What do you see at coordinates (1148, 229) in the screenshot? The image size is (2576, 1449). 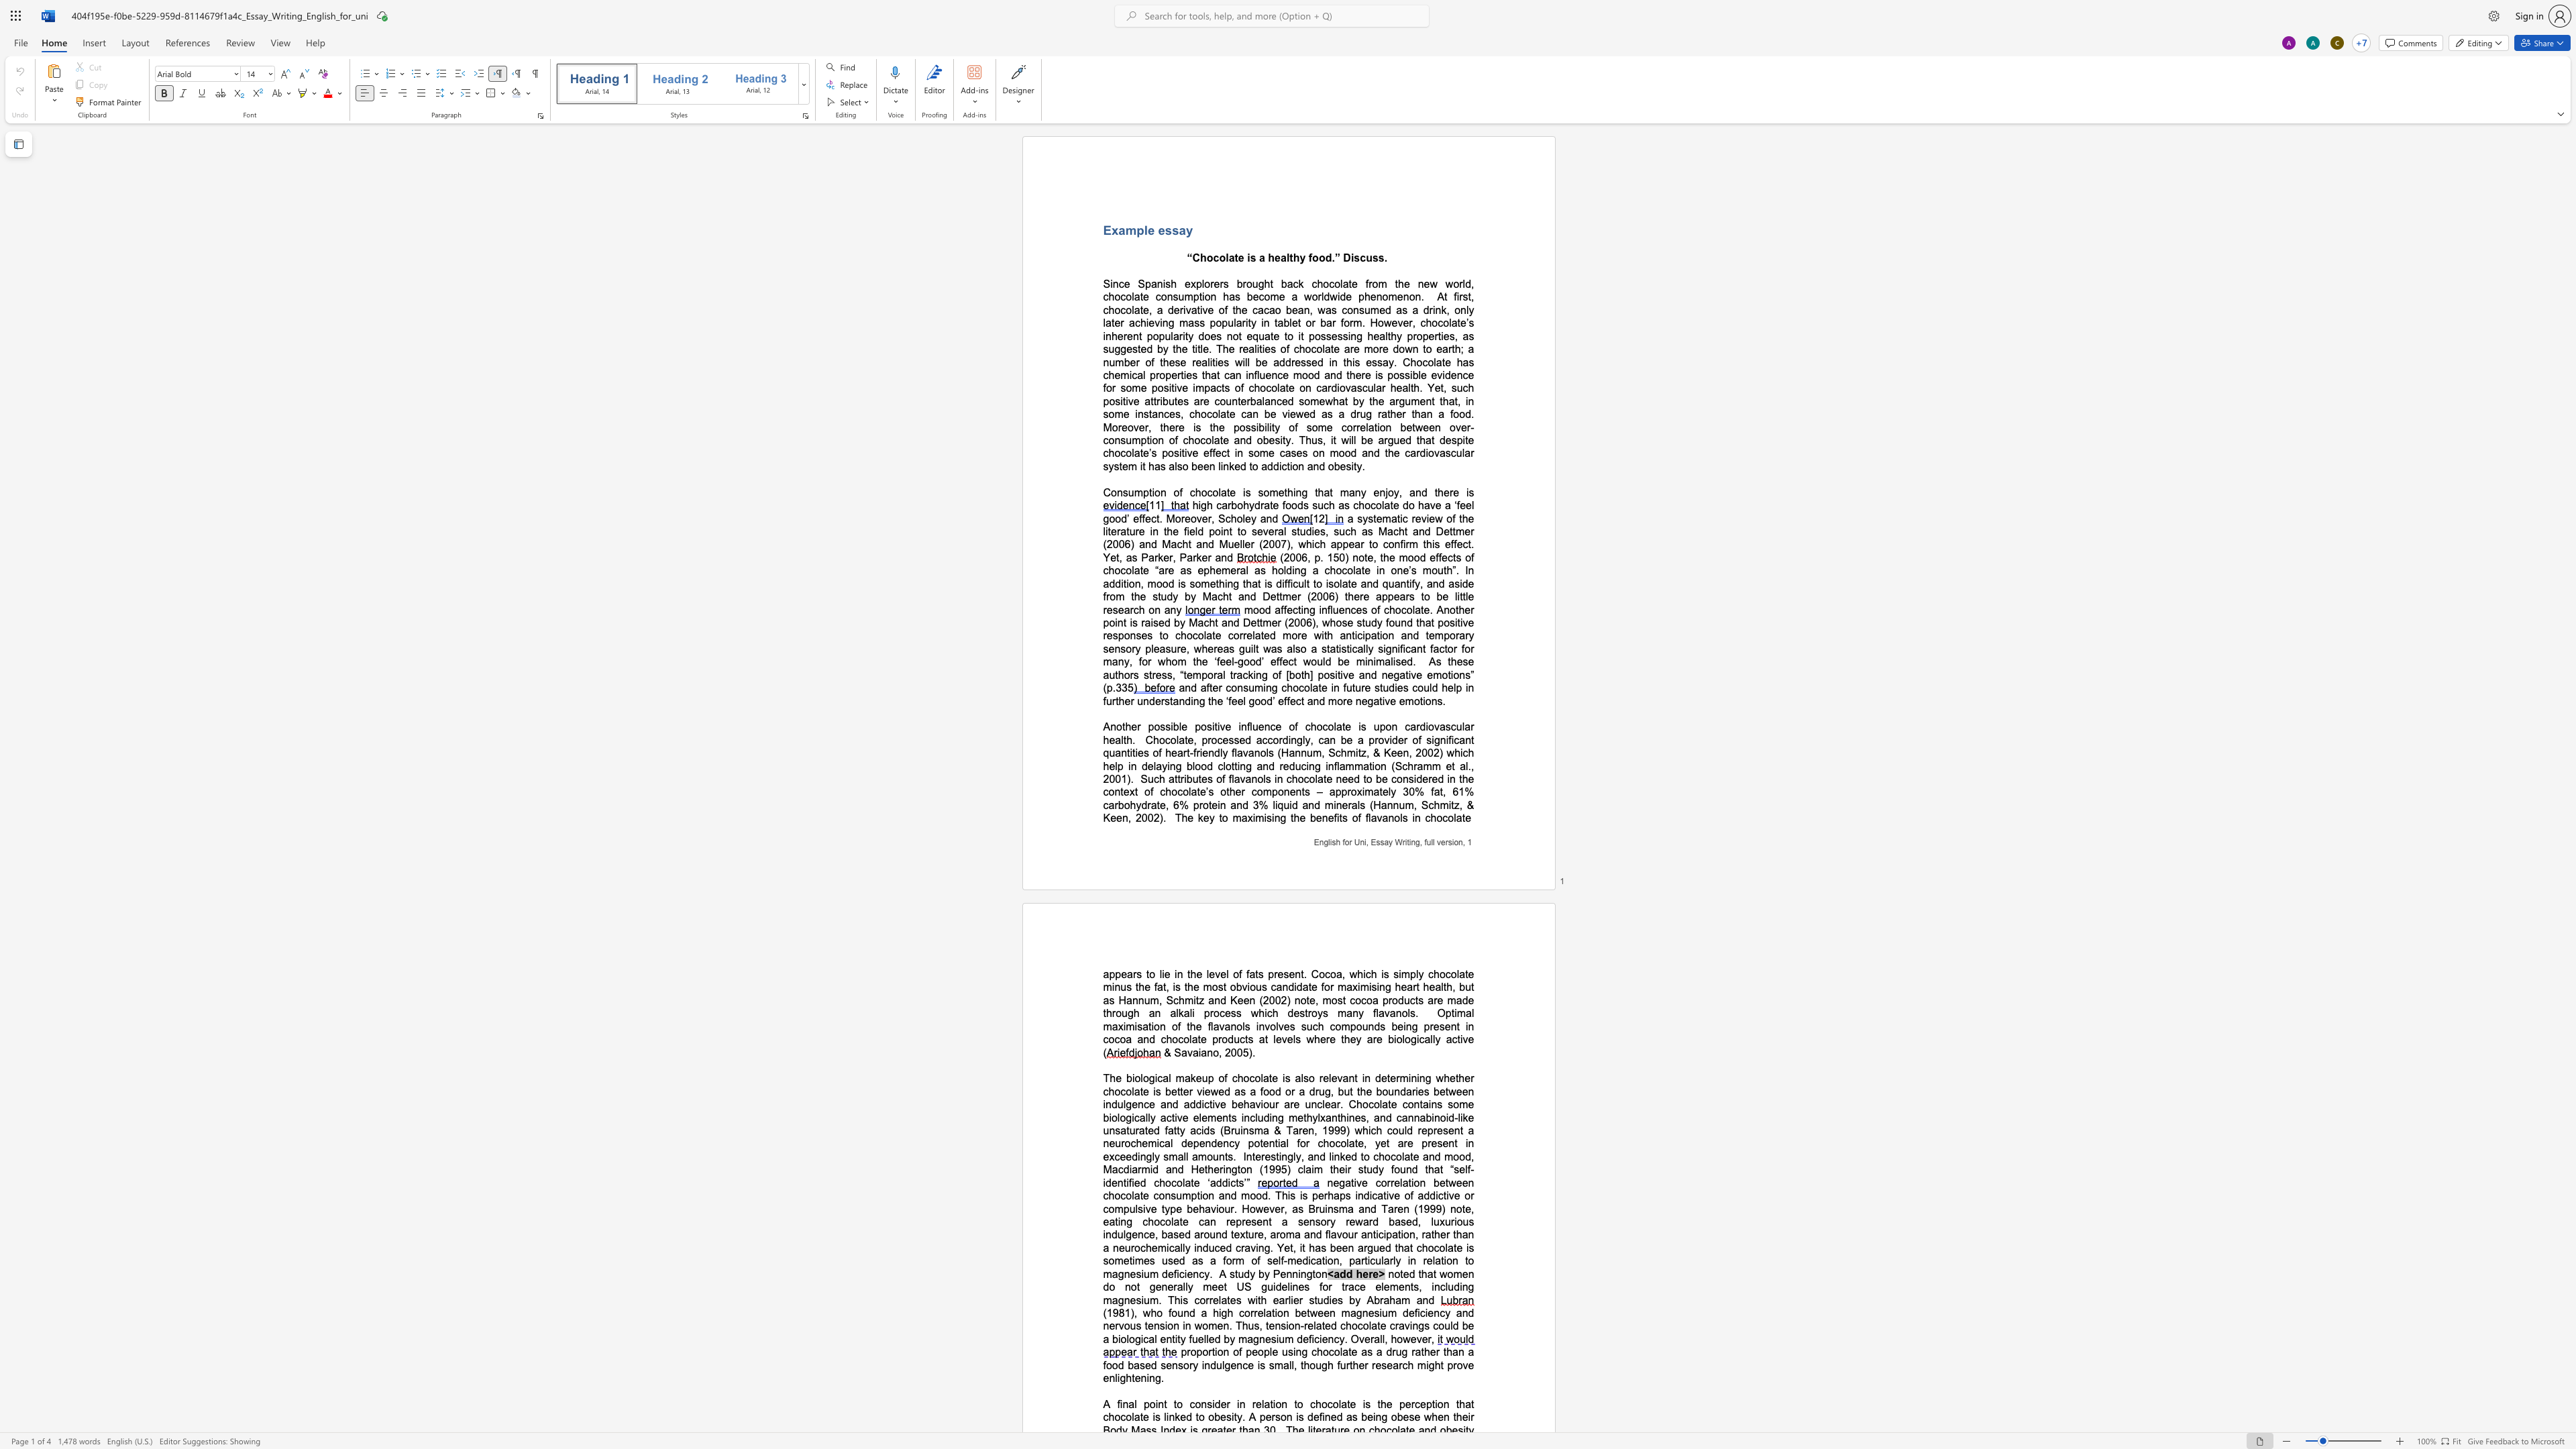 I see `the space between the continuous character "l" and "e" in the text` at bounding box center [1148, 229].